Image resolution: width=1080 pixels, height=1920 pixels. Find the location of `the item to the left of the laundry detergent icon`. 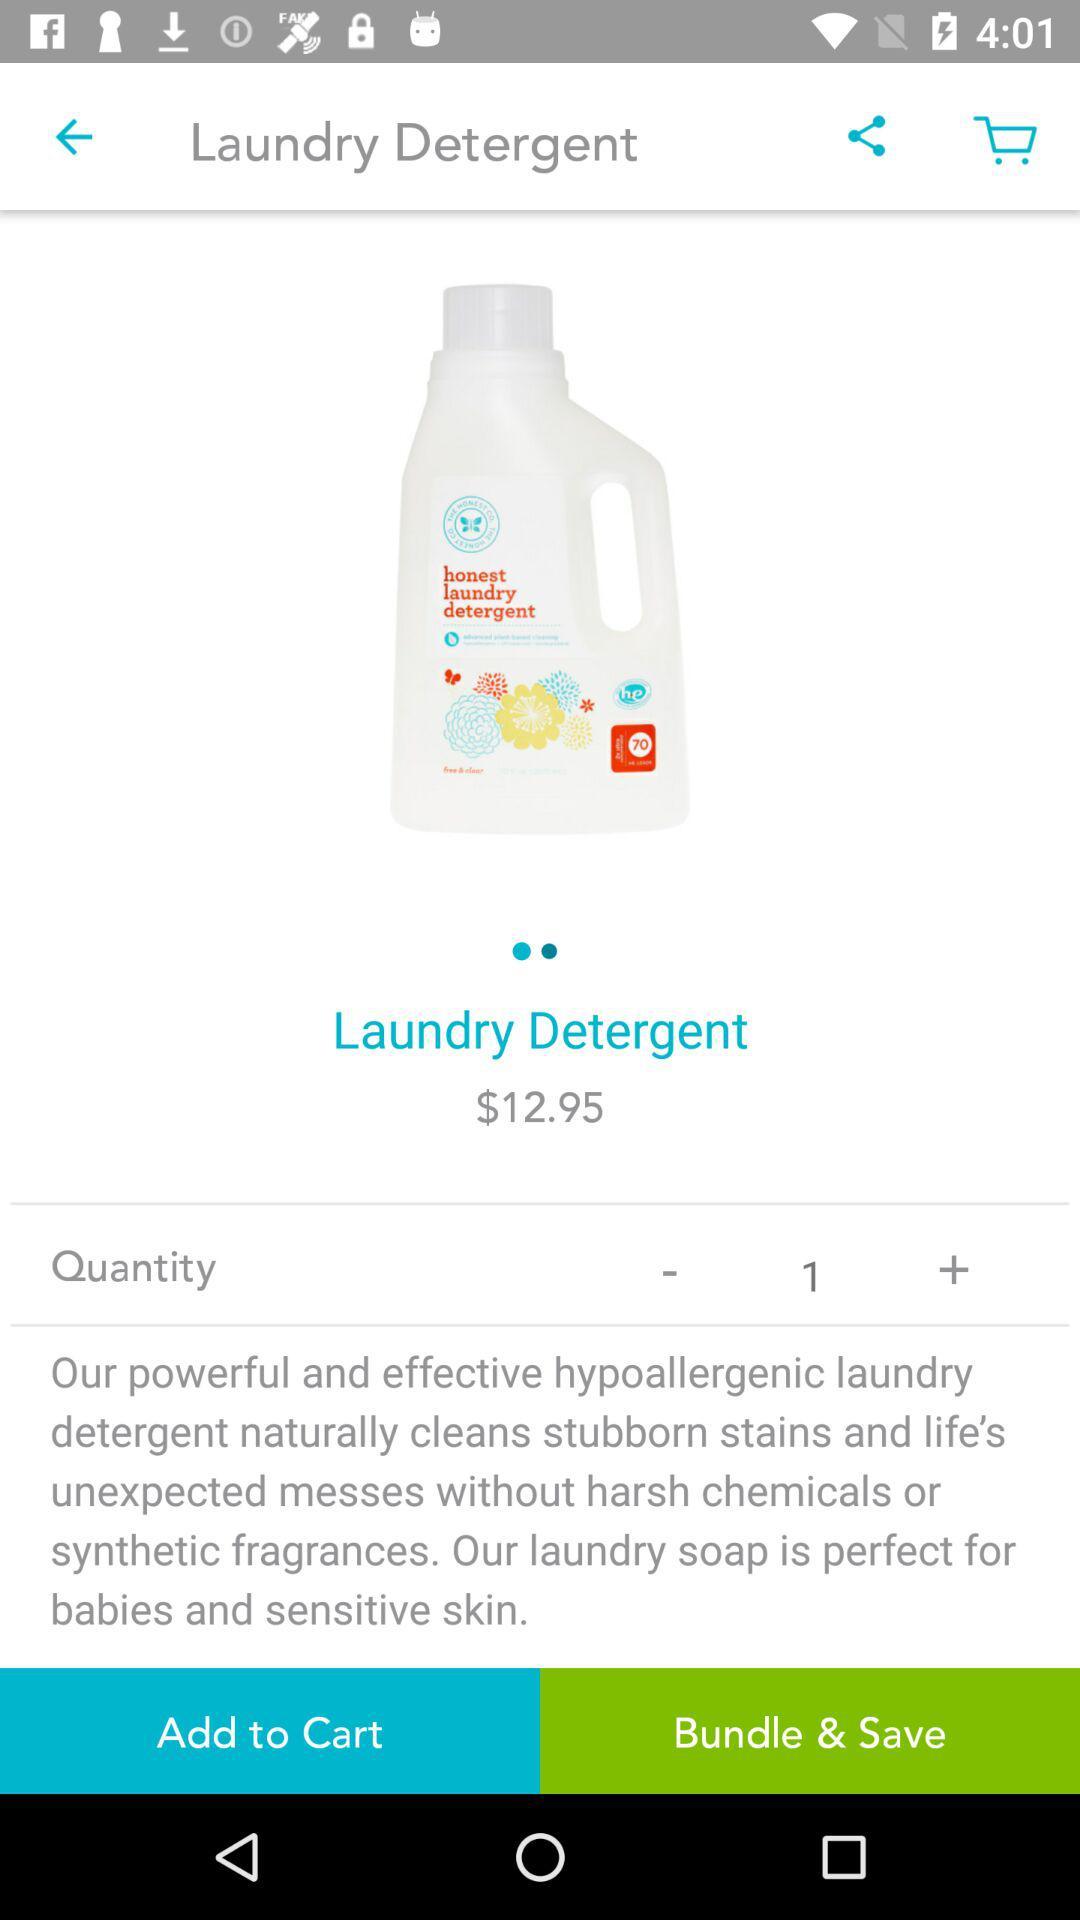

the item to the left of the laundry detergent icon is located at coordinates (72, 135).